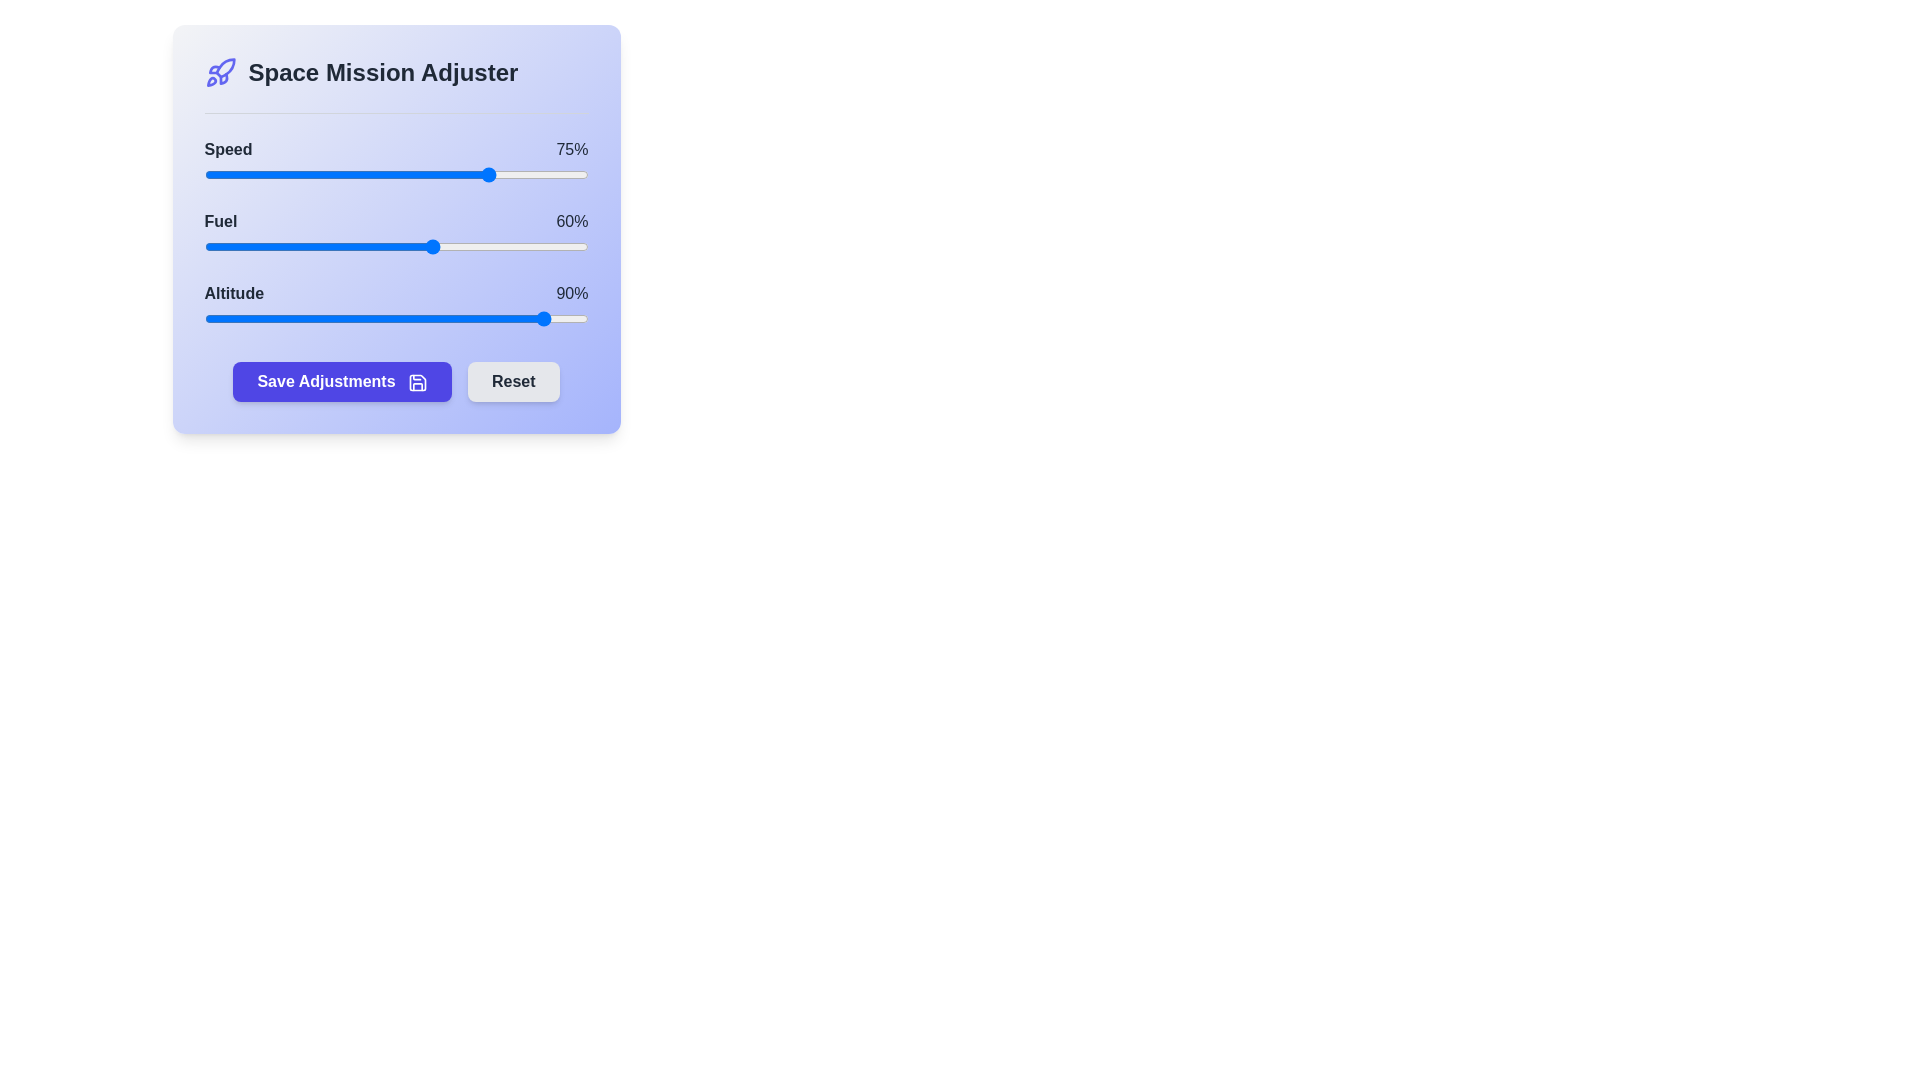  What do you see at coordinates (342, 381) in the screenshot?
I see `'Save Adjustments' button to save the settings` at bounding box center [342, 381].